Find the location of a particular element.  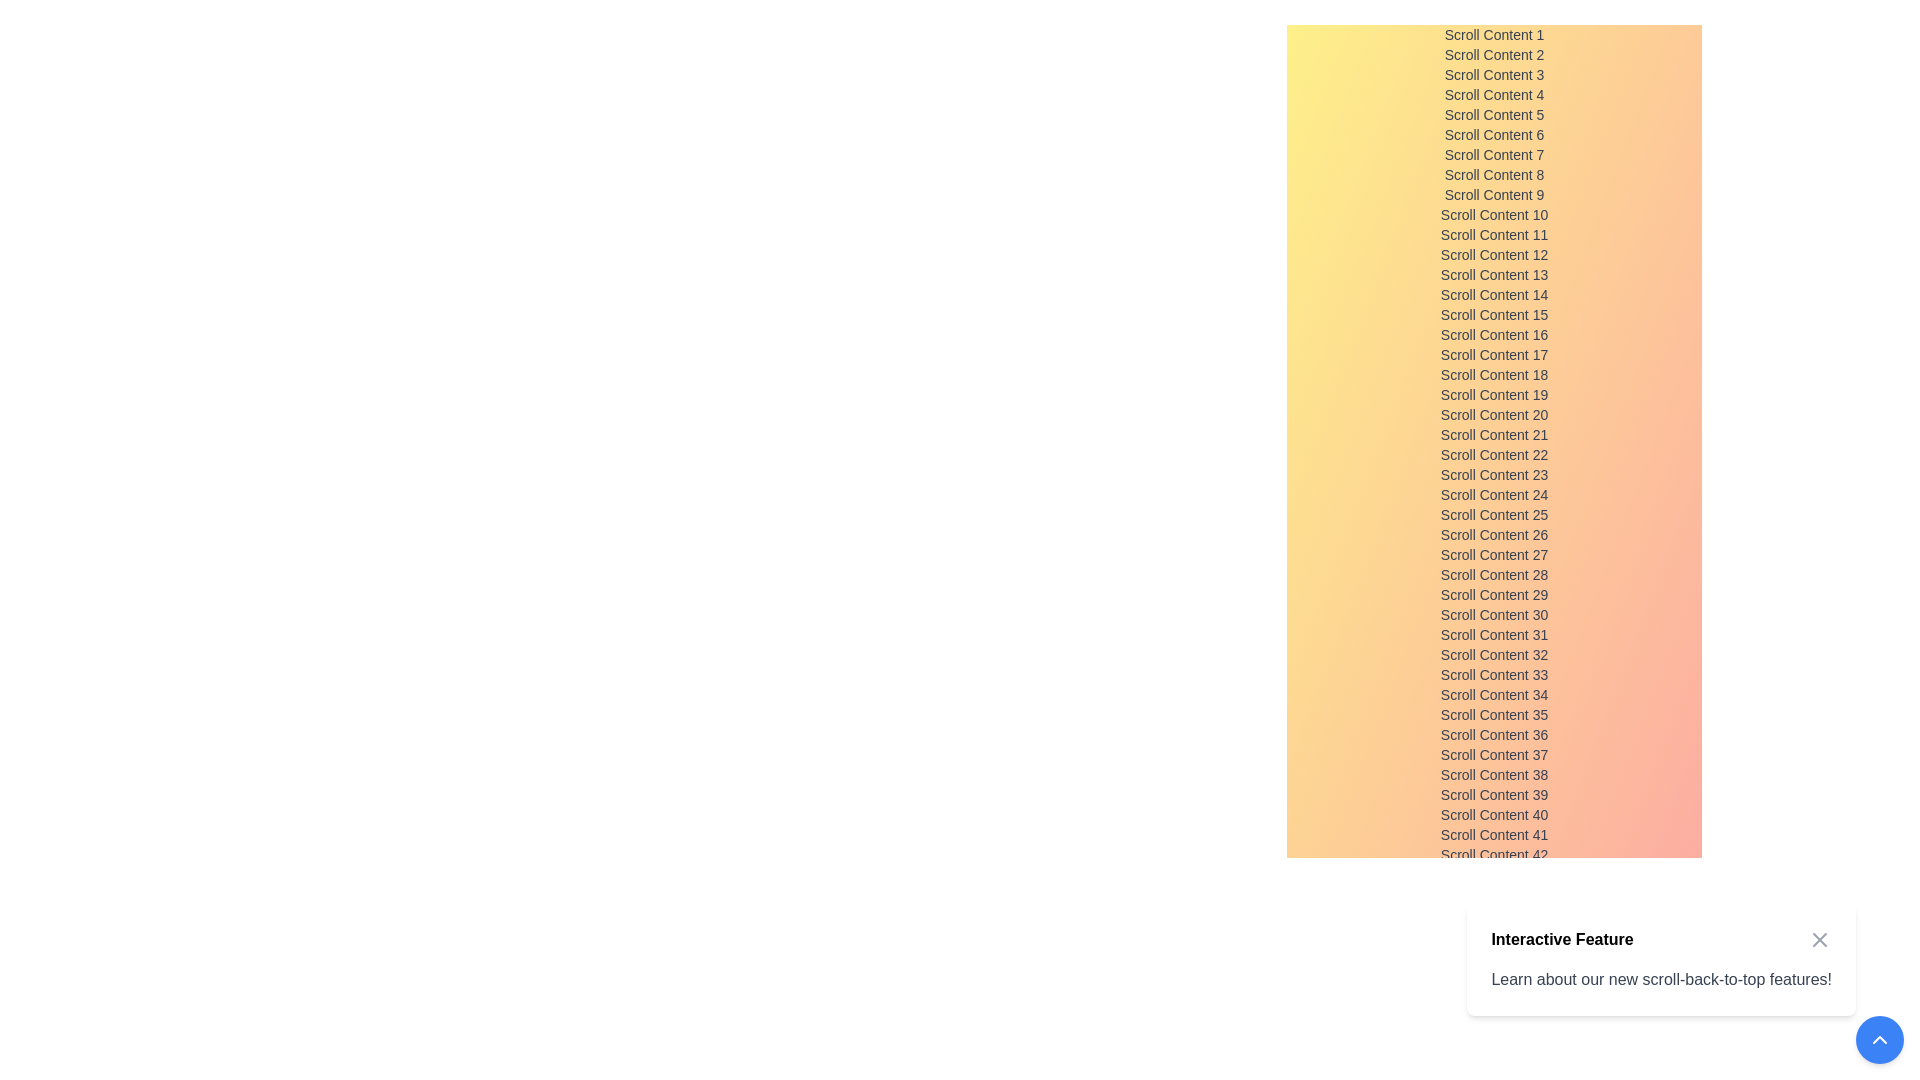

the text label displaying 'Scroll Content 14' which is styled in gray and positioned within a vertical scrollable list is located at coordinates (1494, 294).